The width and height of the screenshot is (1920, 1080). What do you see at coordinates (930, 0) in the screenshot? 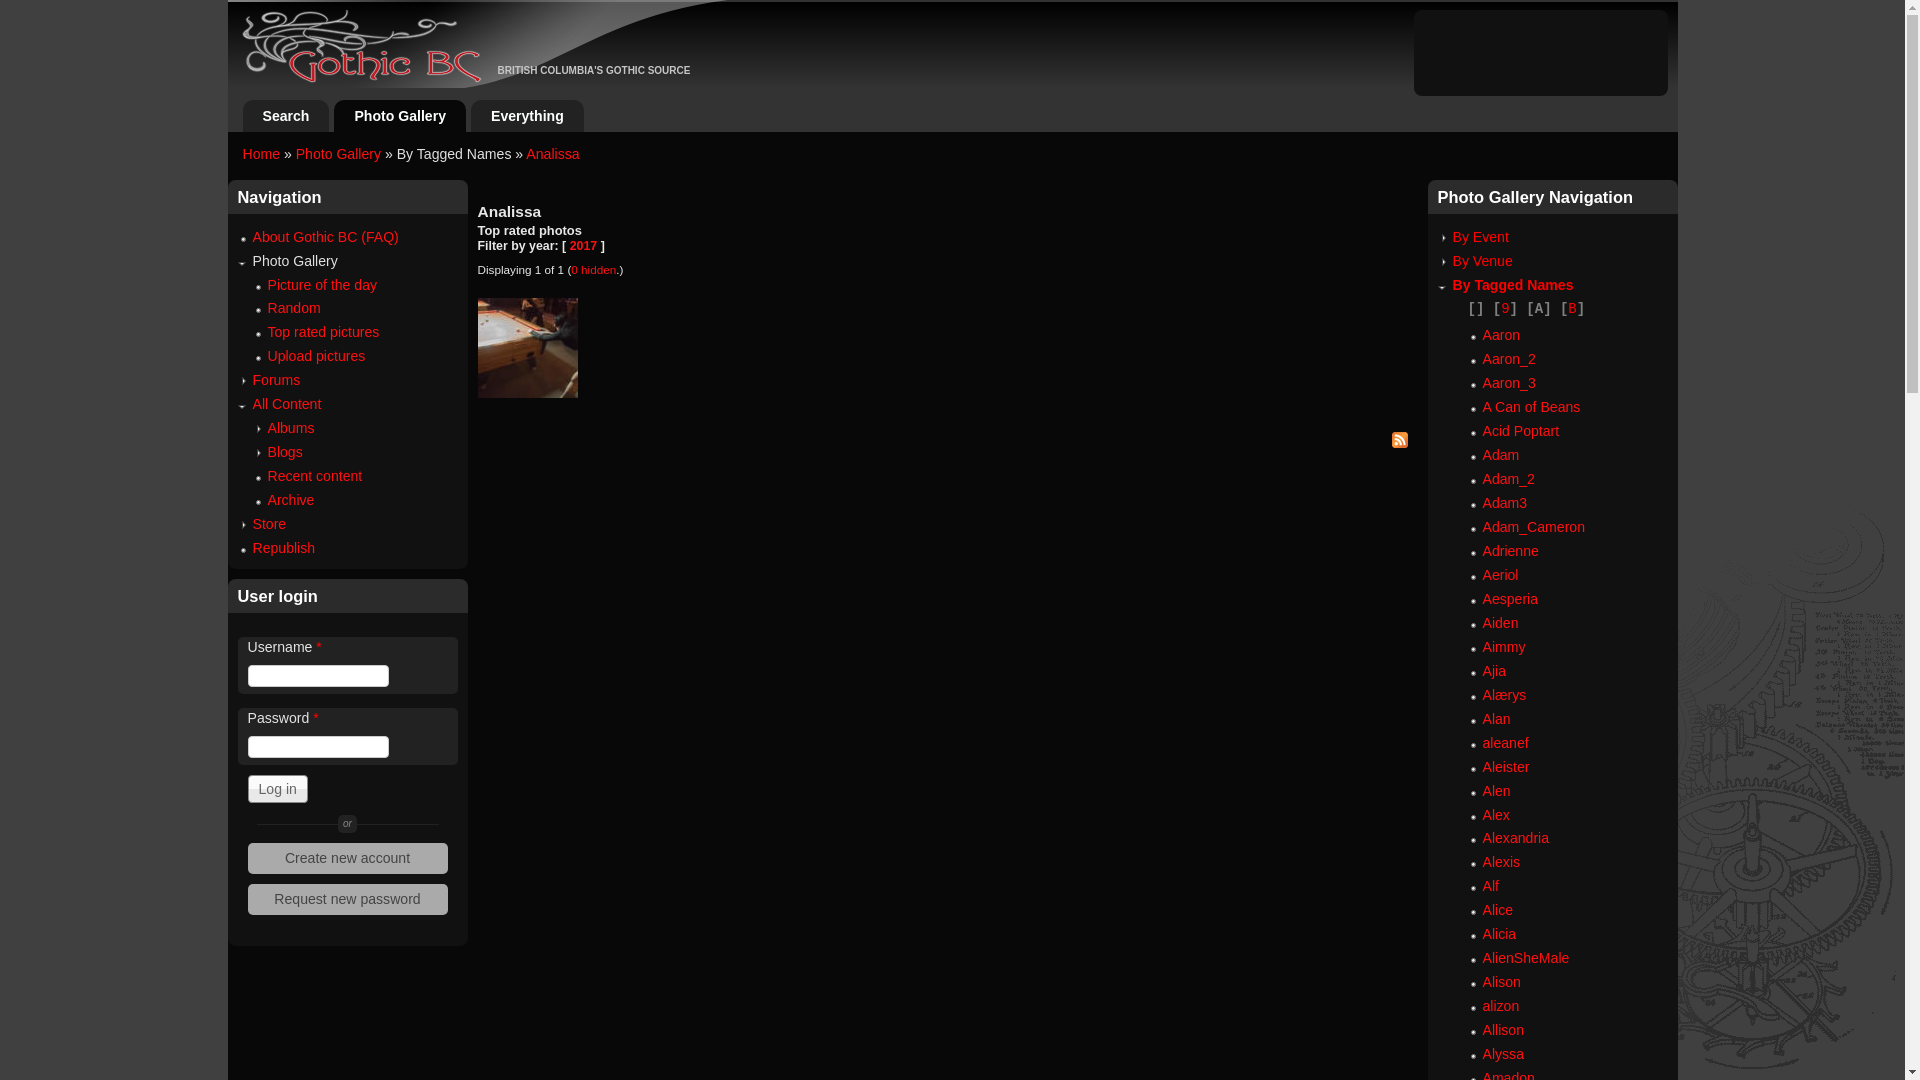
I see `'Skip to main content'` at bounding box center [930, 0].